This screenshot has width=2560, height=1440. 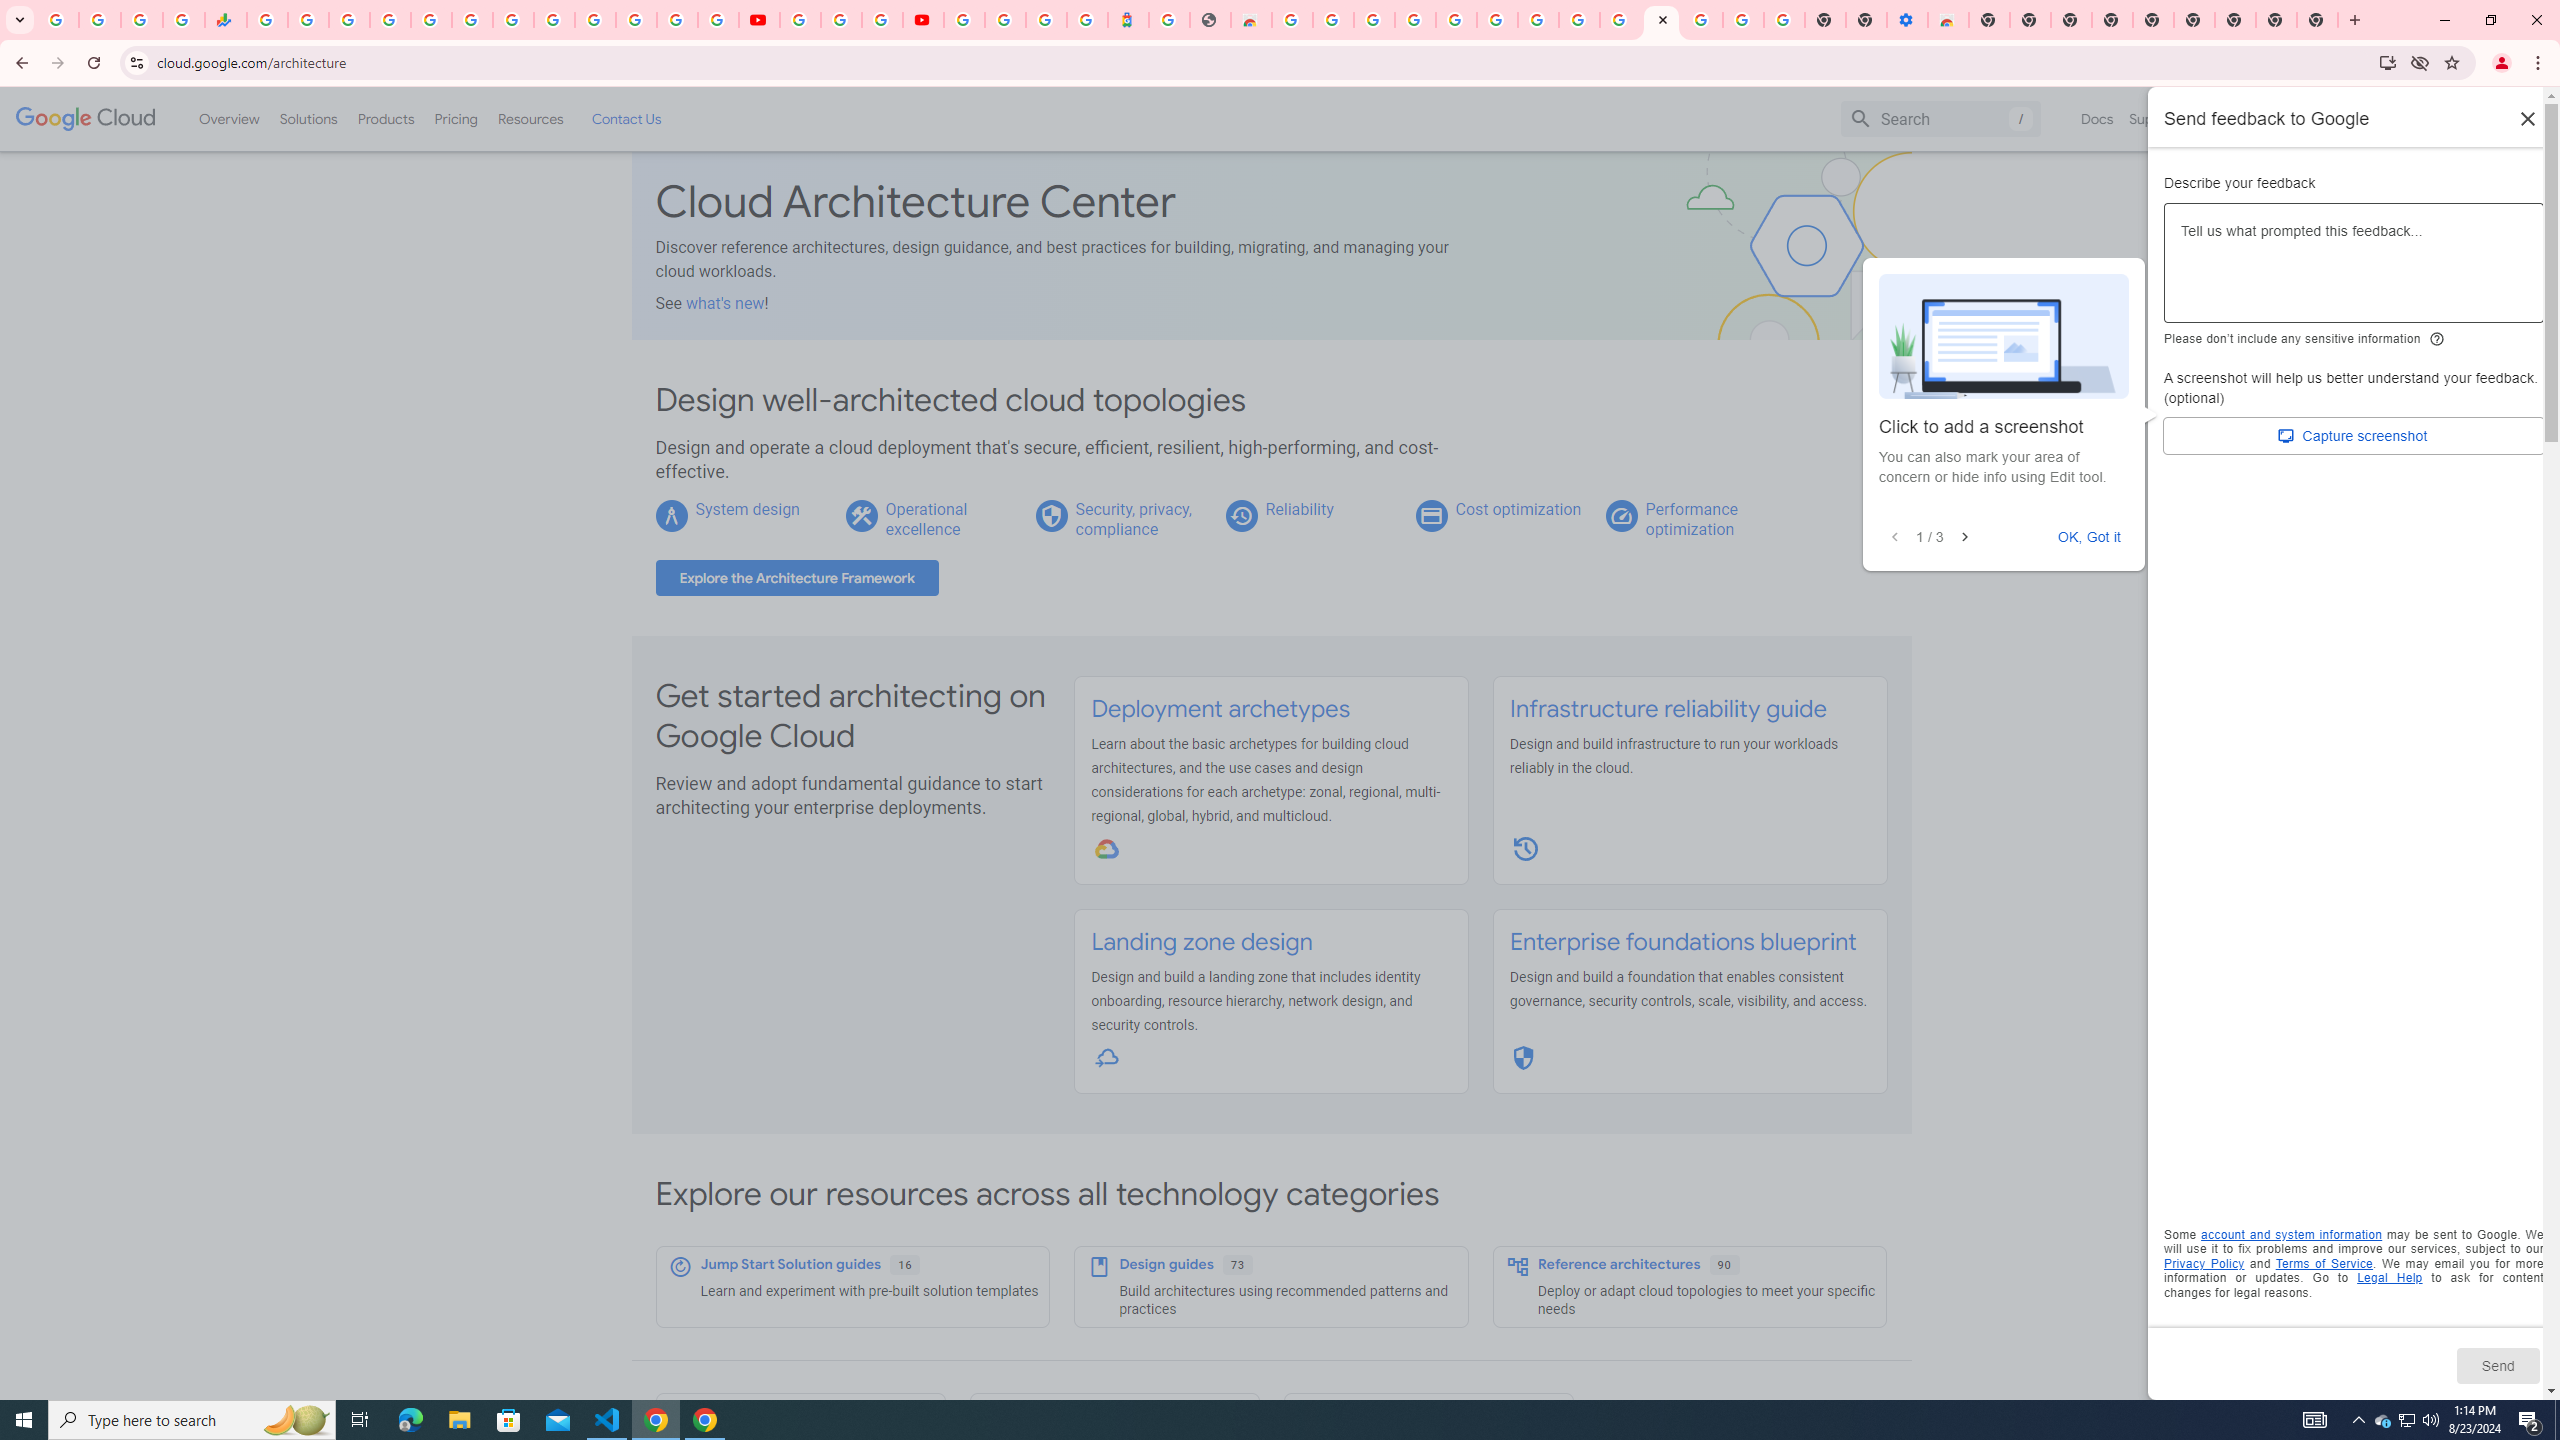 What do you see at coordinates (725, 302) in the screenshot?
I see `'what'` at bounding box center [725, 302].